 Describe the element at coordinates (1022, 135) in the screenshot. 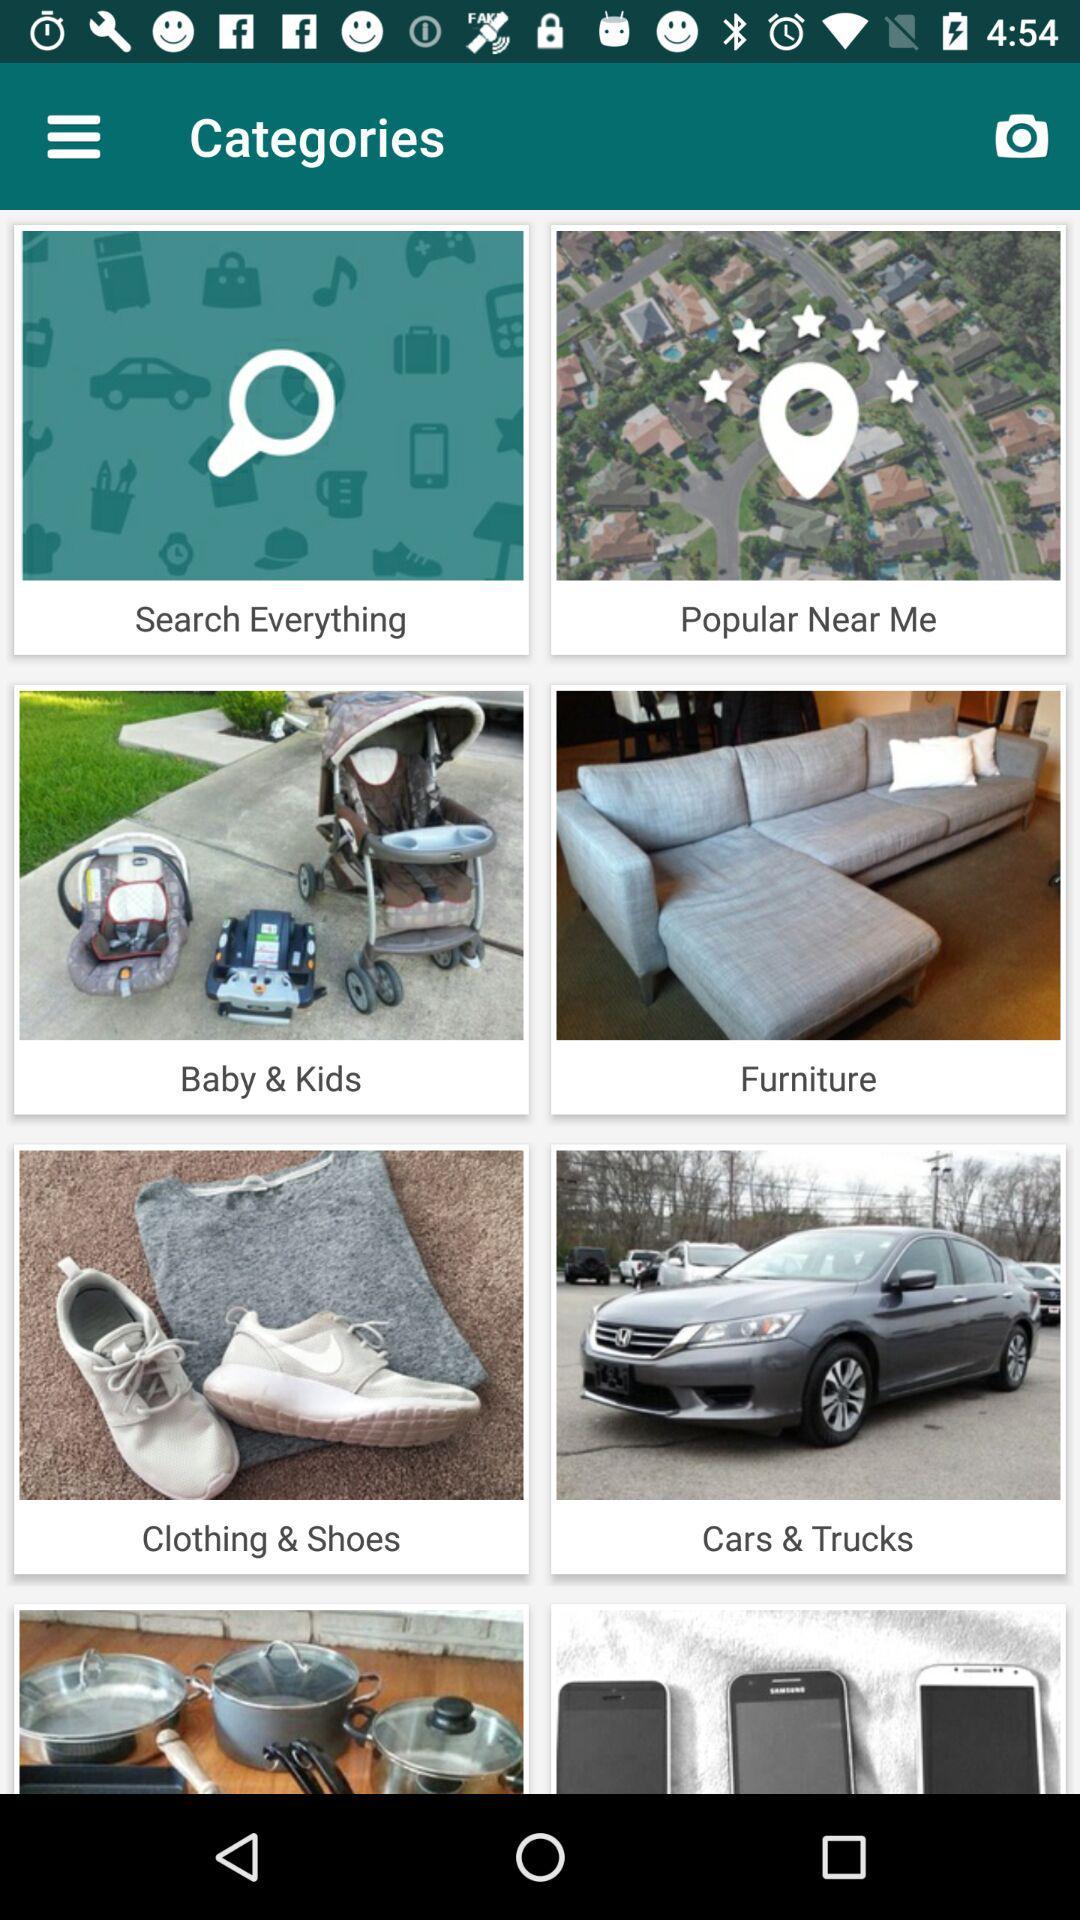

I see `the item next to categories icon` at that location.